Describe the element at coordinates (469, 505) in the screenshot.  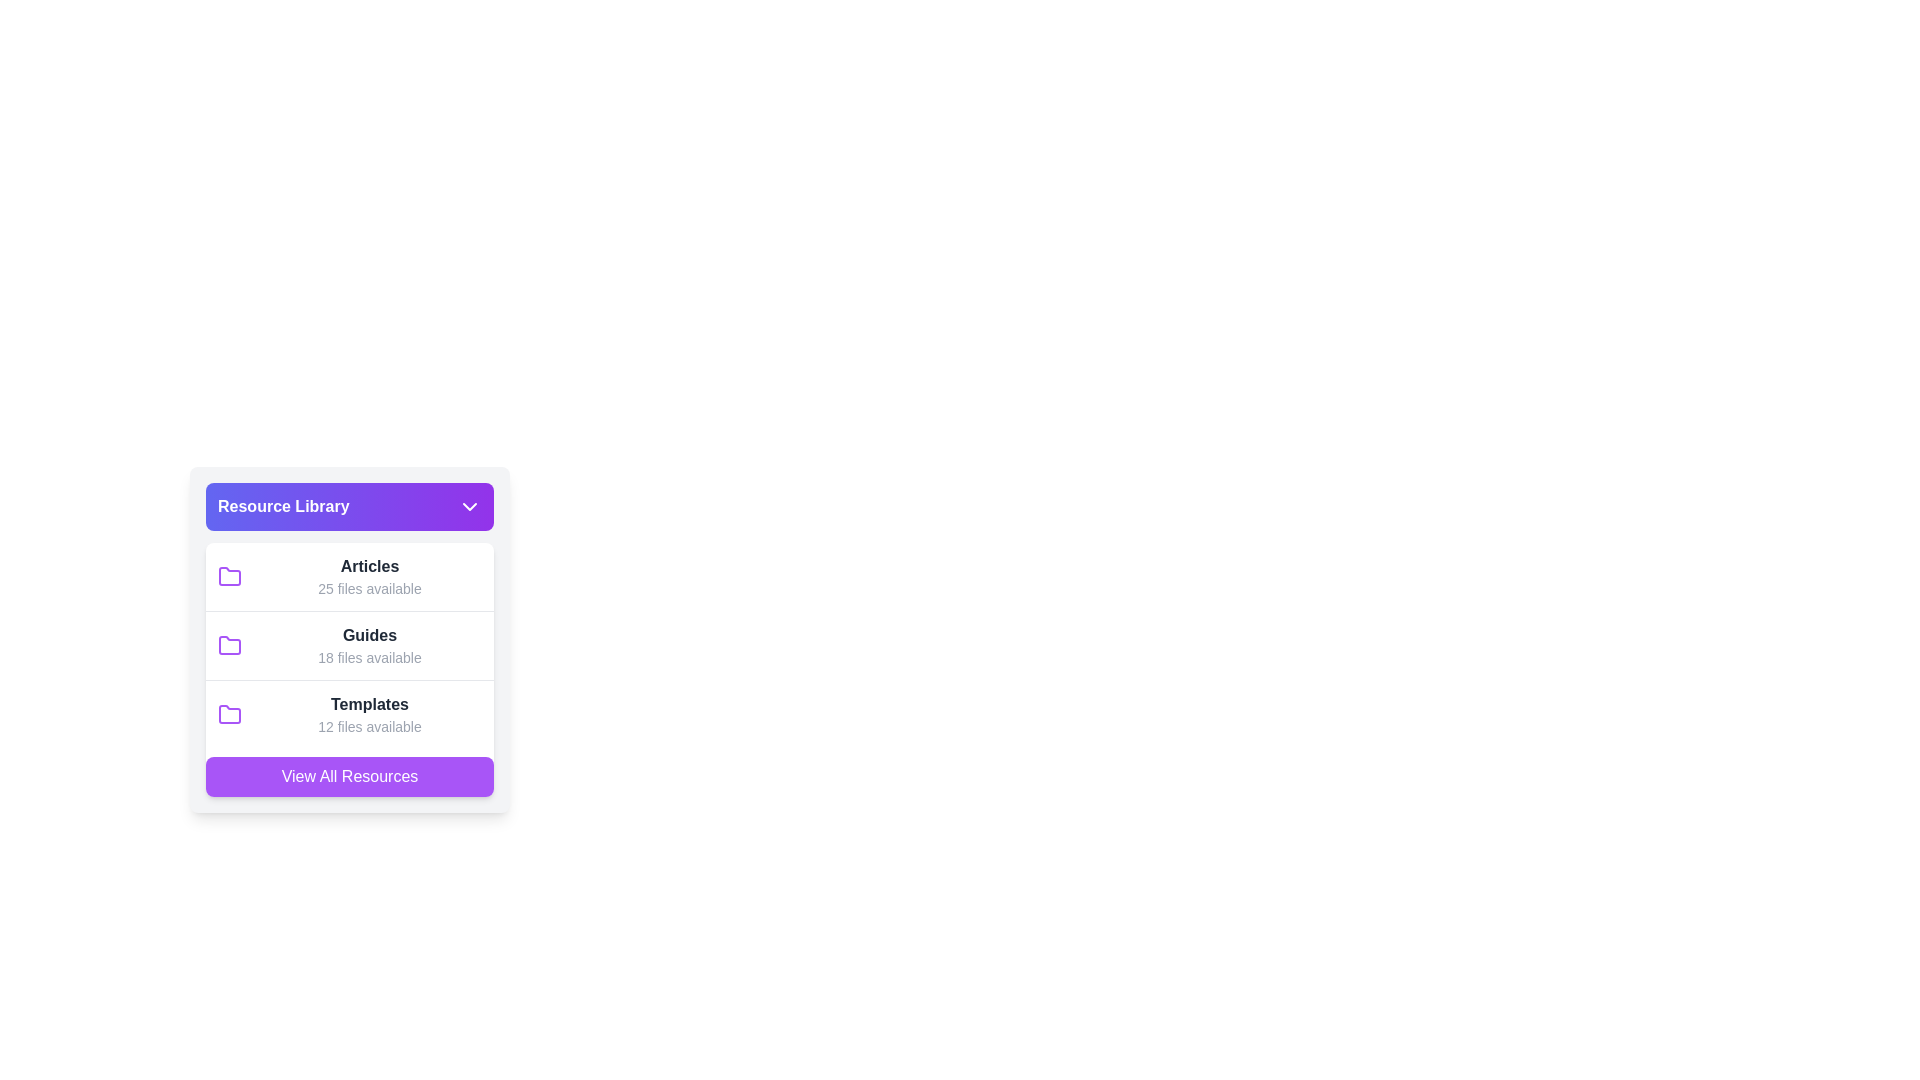
I see `the downward-pointing chevron icon located at the far-right side of the 'Resource Library' title header bar` at that location.